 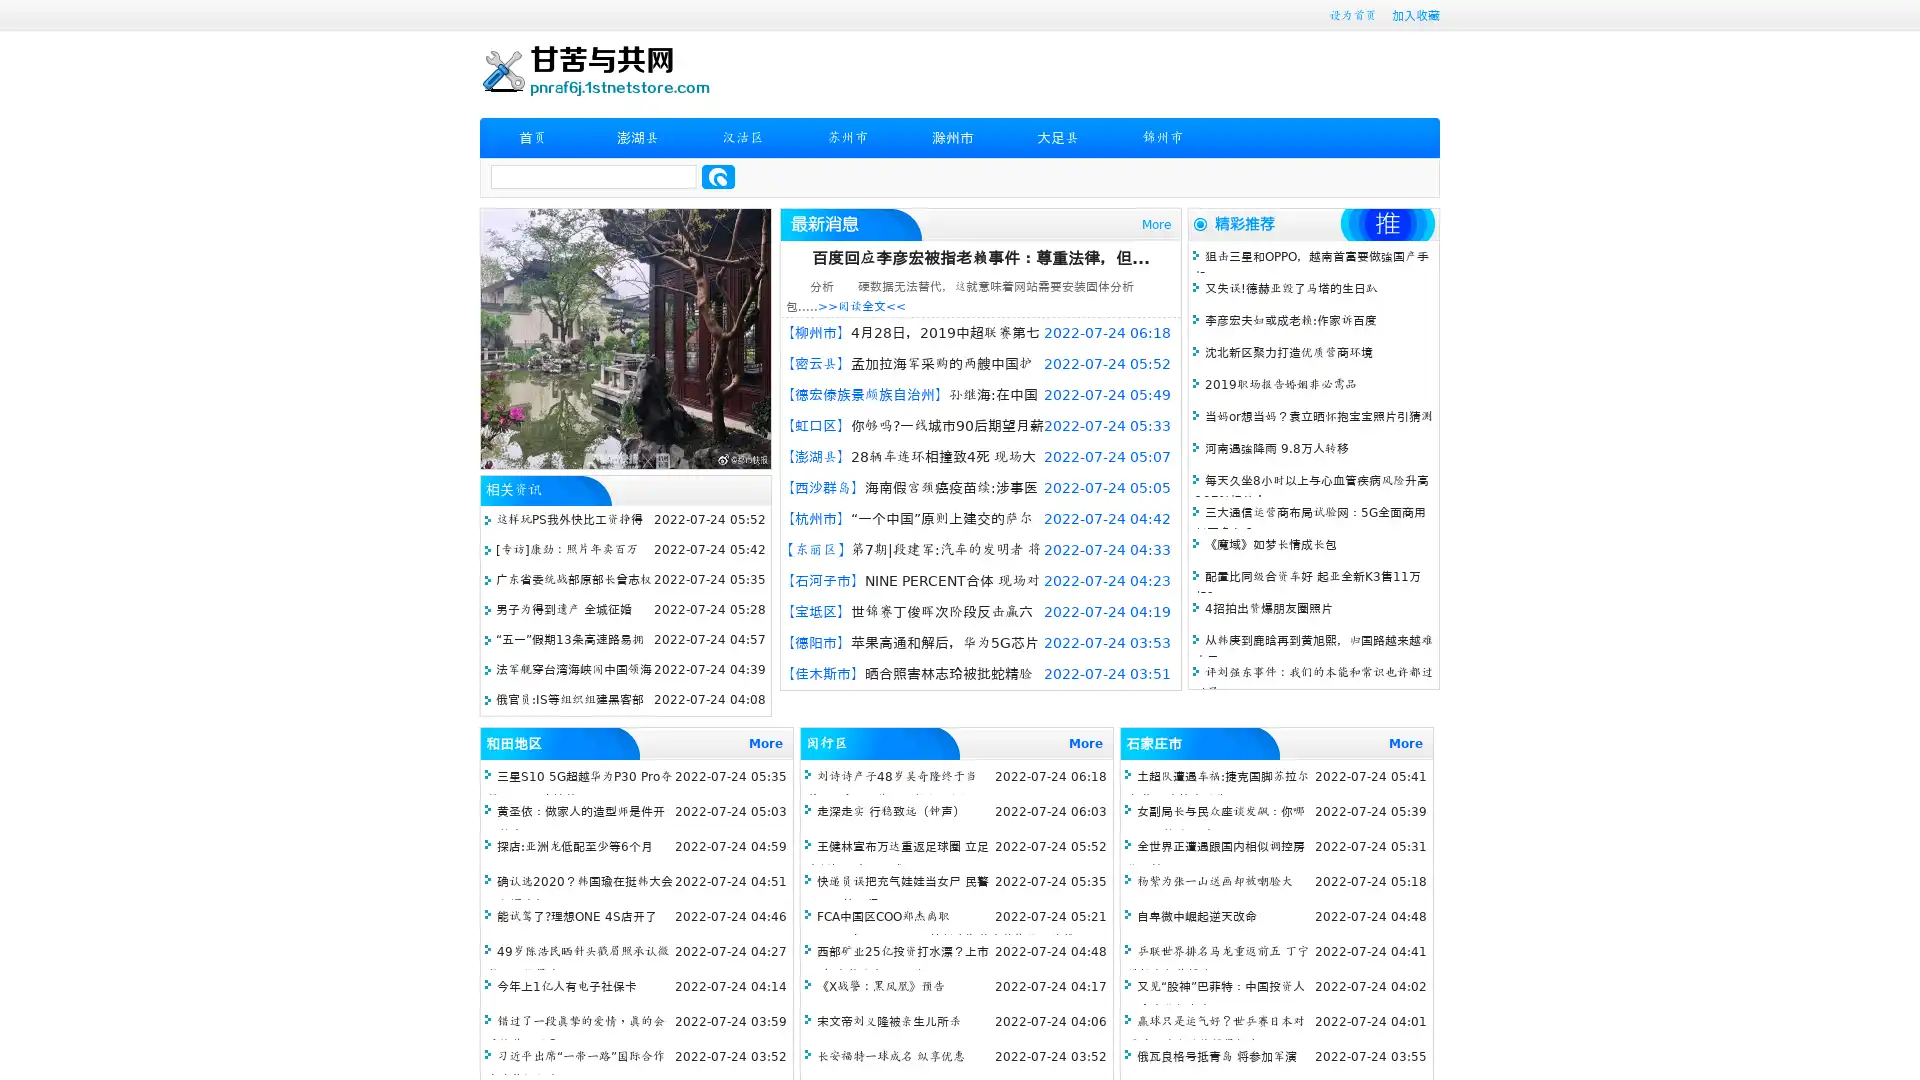 What do you see at coordinates (718, 176) in the screenshot?
I see `Search` at bounding box center [718, 176].